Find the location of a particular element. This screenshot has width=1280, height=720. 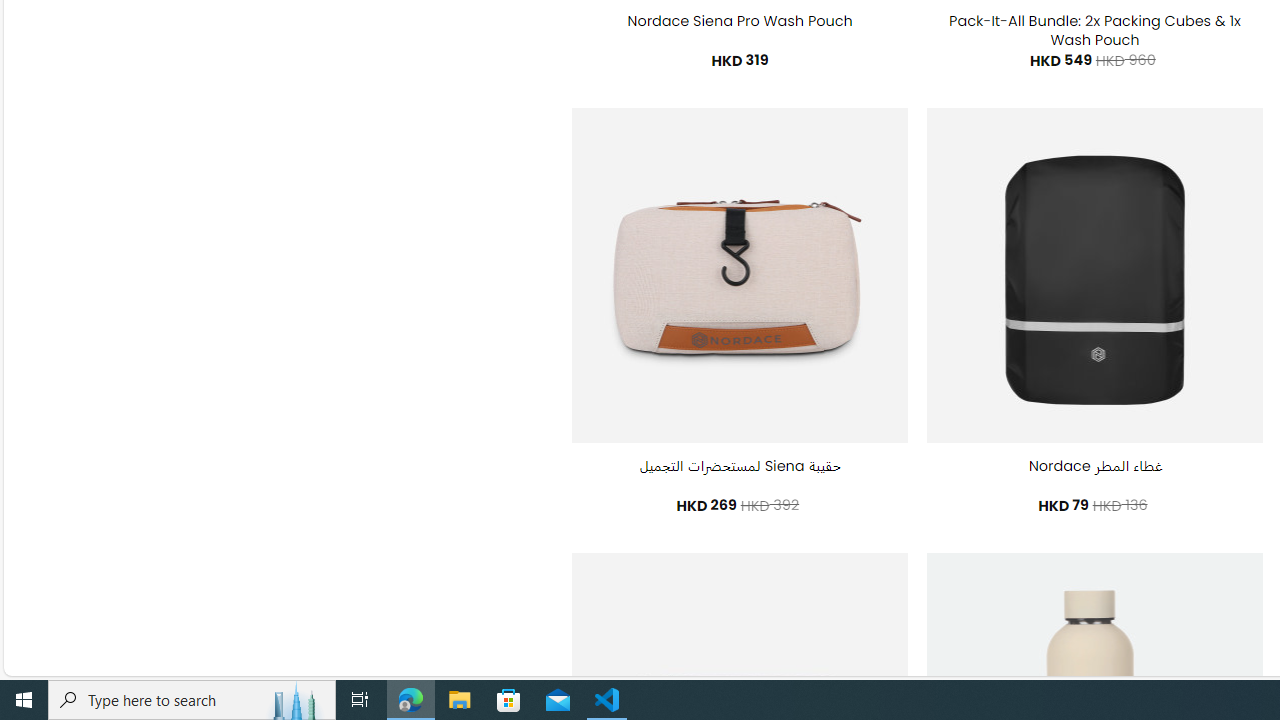

'Nordace Siena Pro Wash Pouch' is located at coordinates (738, 21).